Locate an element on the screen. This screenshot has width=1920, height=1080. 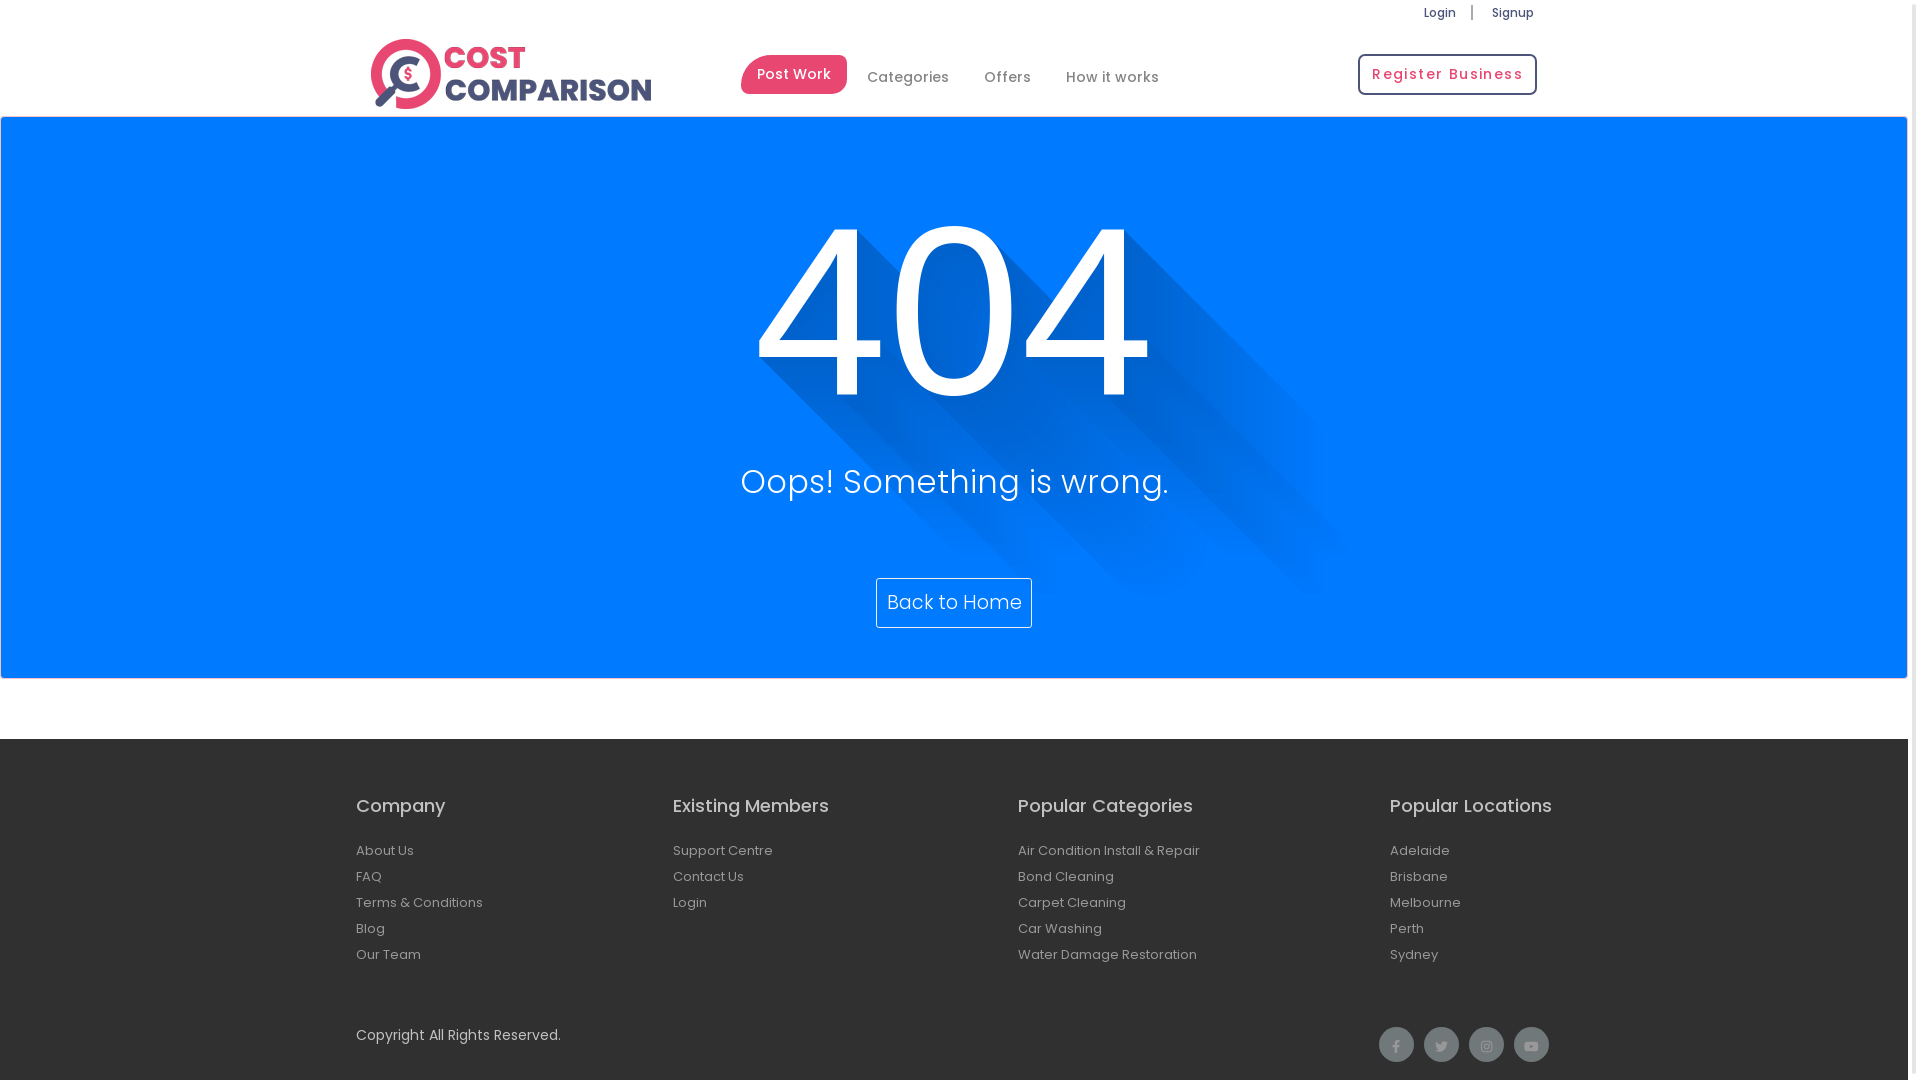
'Car Washing' is located at coordinates (1059, 928).